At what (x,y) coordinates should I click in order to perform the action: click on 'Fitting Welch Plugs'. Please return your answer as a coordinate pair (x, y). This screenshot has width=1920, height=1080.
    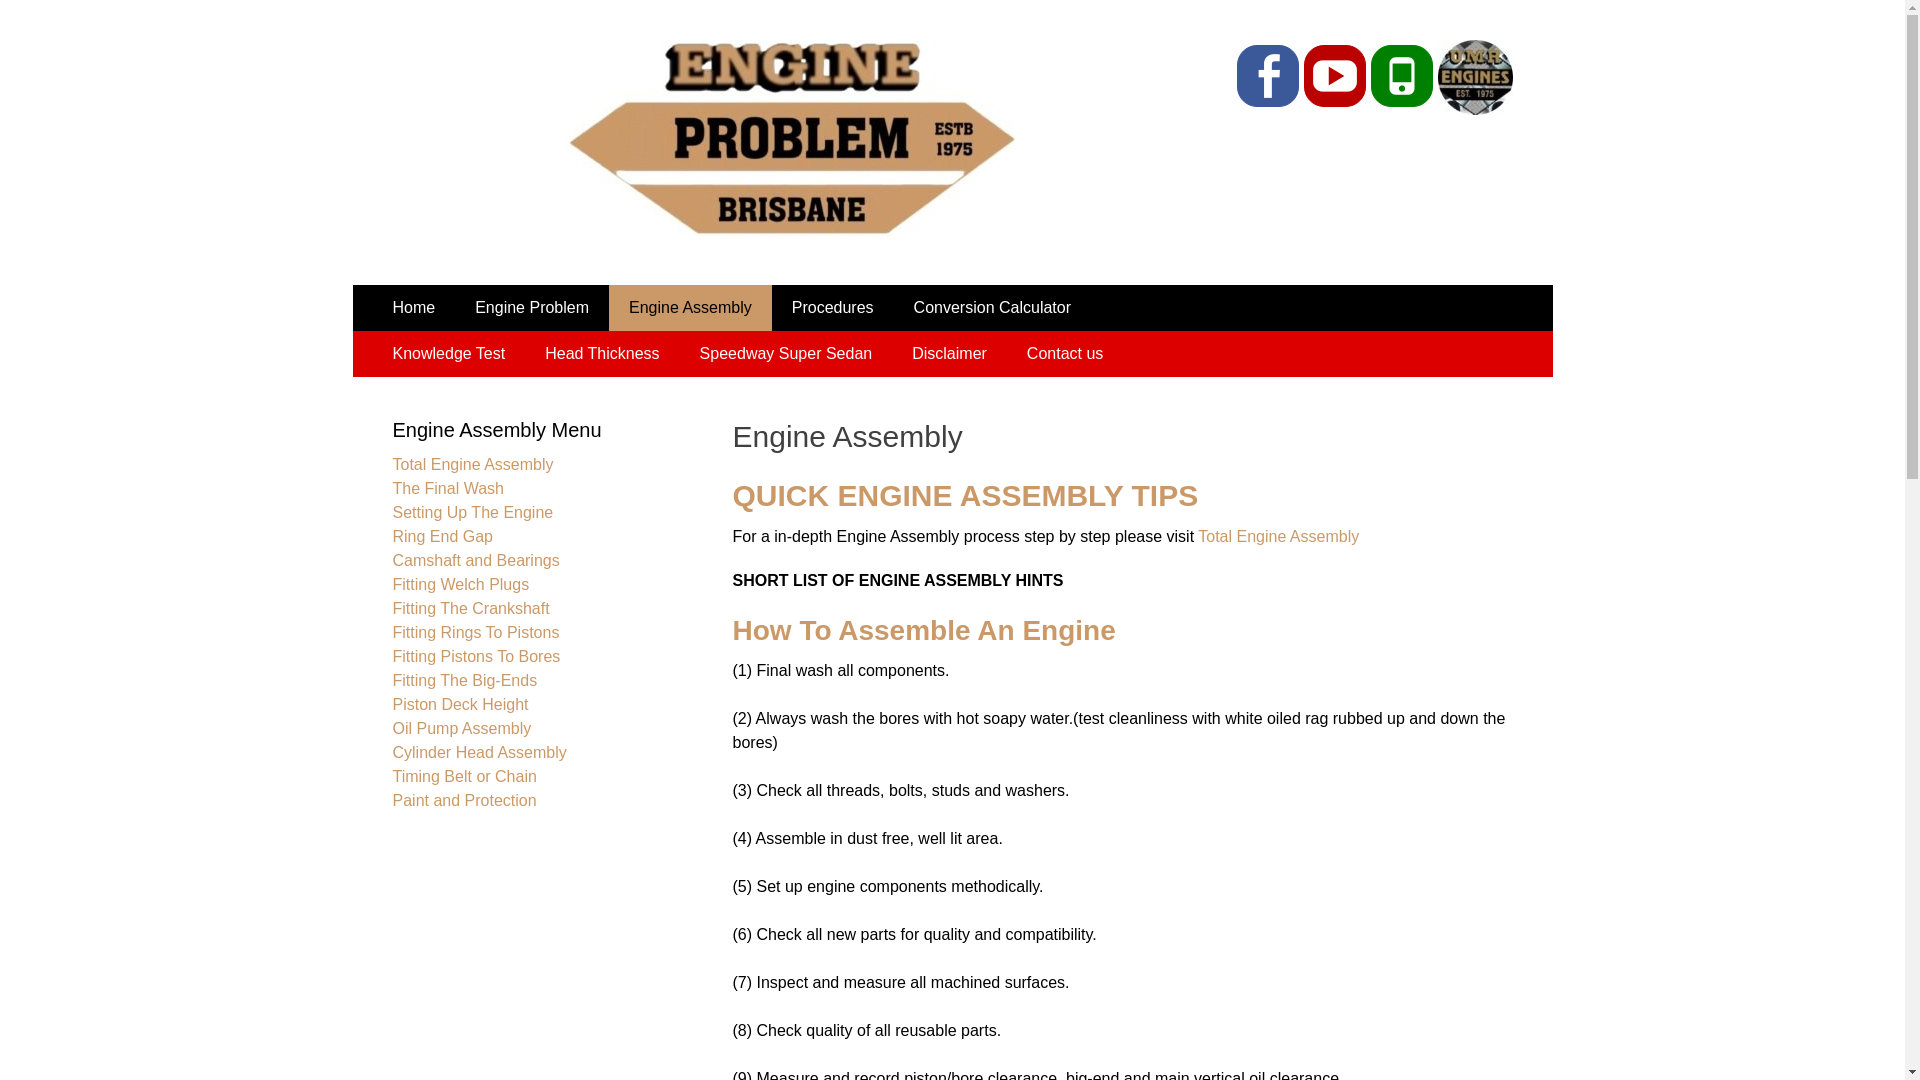
    Looking at the image, I should click on (459, 584).